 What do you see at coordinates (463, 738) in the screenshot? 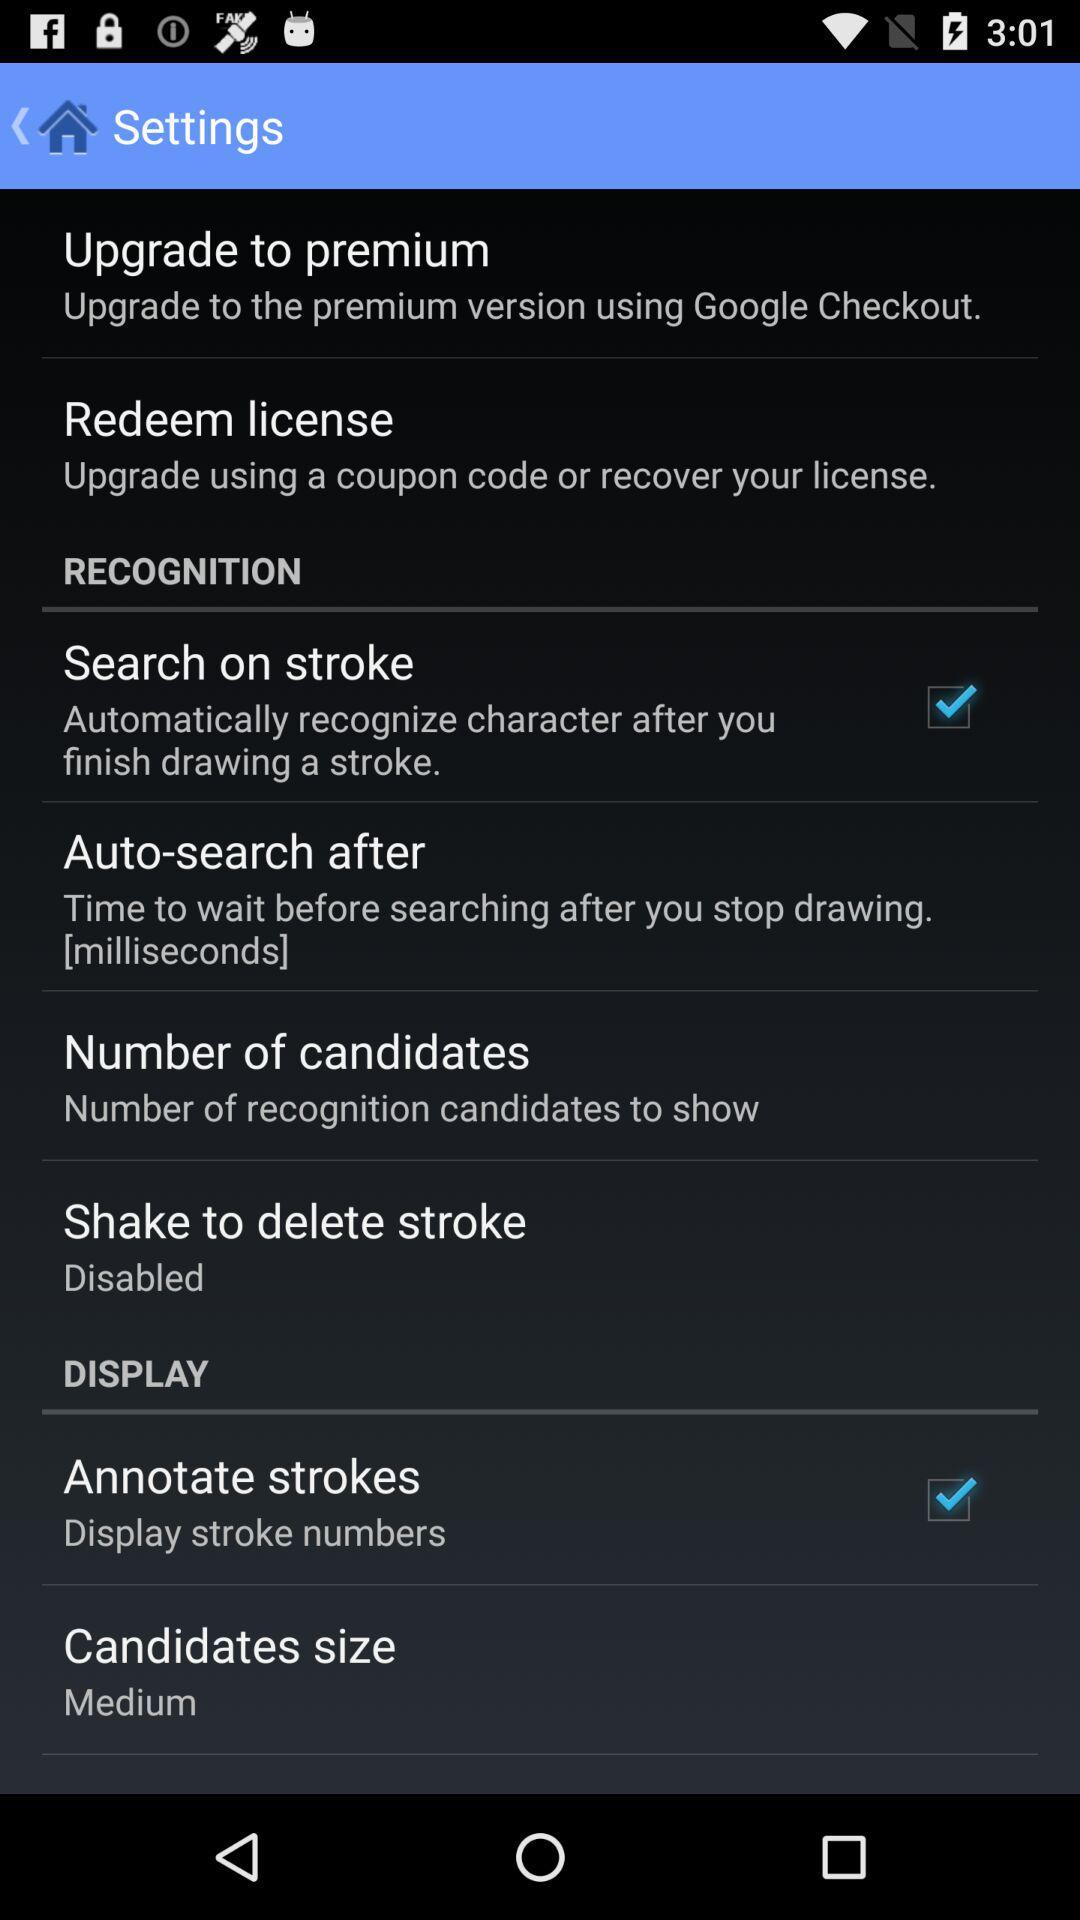
I see `the item above the auto-search after` at bounding box center [463, 738].